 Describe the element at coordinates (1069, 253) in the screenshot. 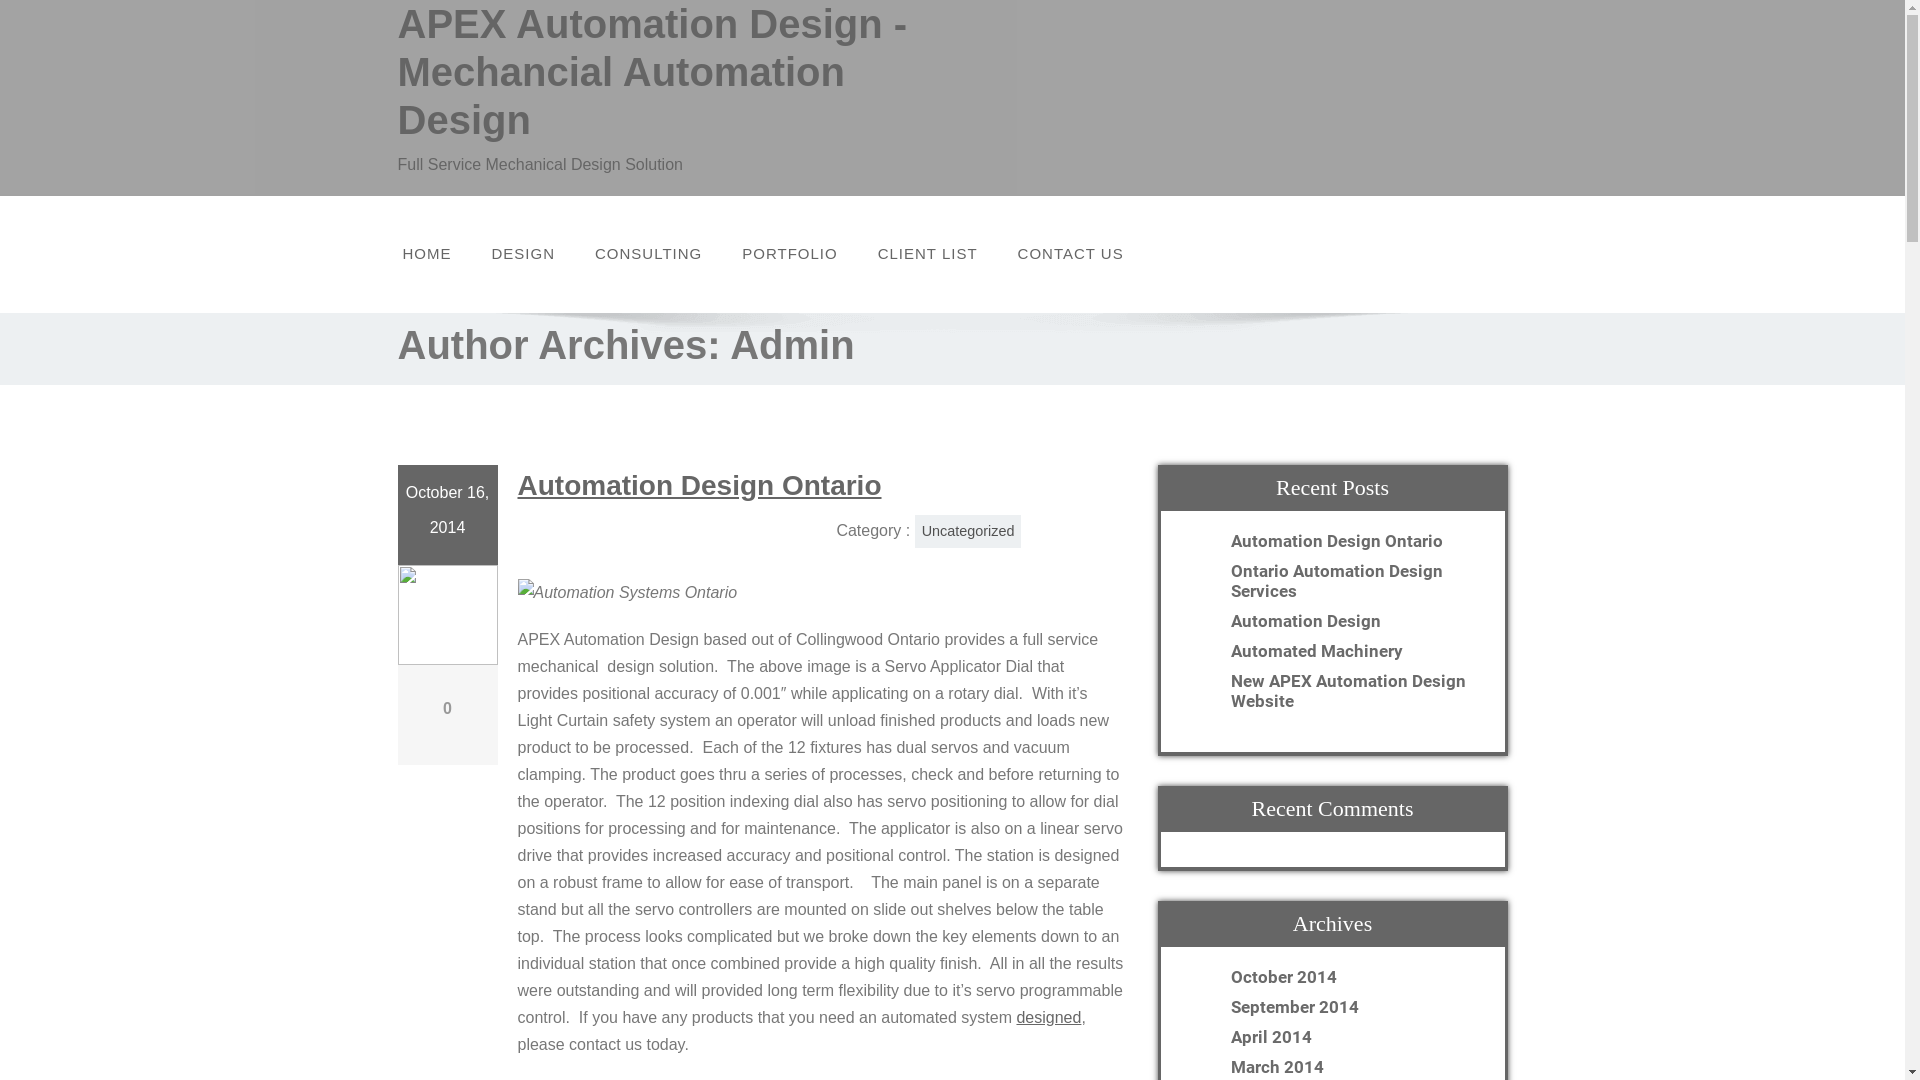

I see `'CONTACT US'` at that location.